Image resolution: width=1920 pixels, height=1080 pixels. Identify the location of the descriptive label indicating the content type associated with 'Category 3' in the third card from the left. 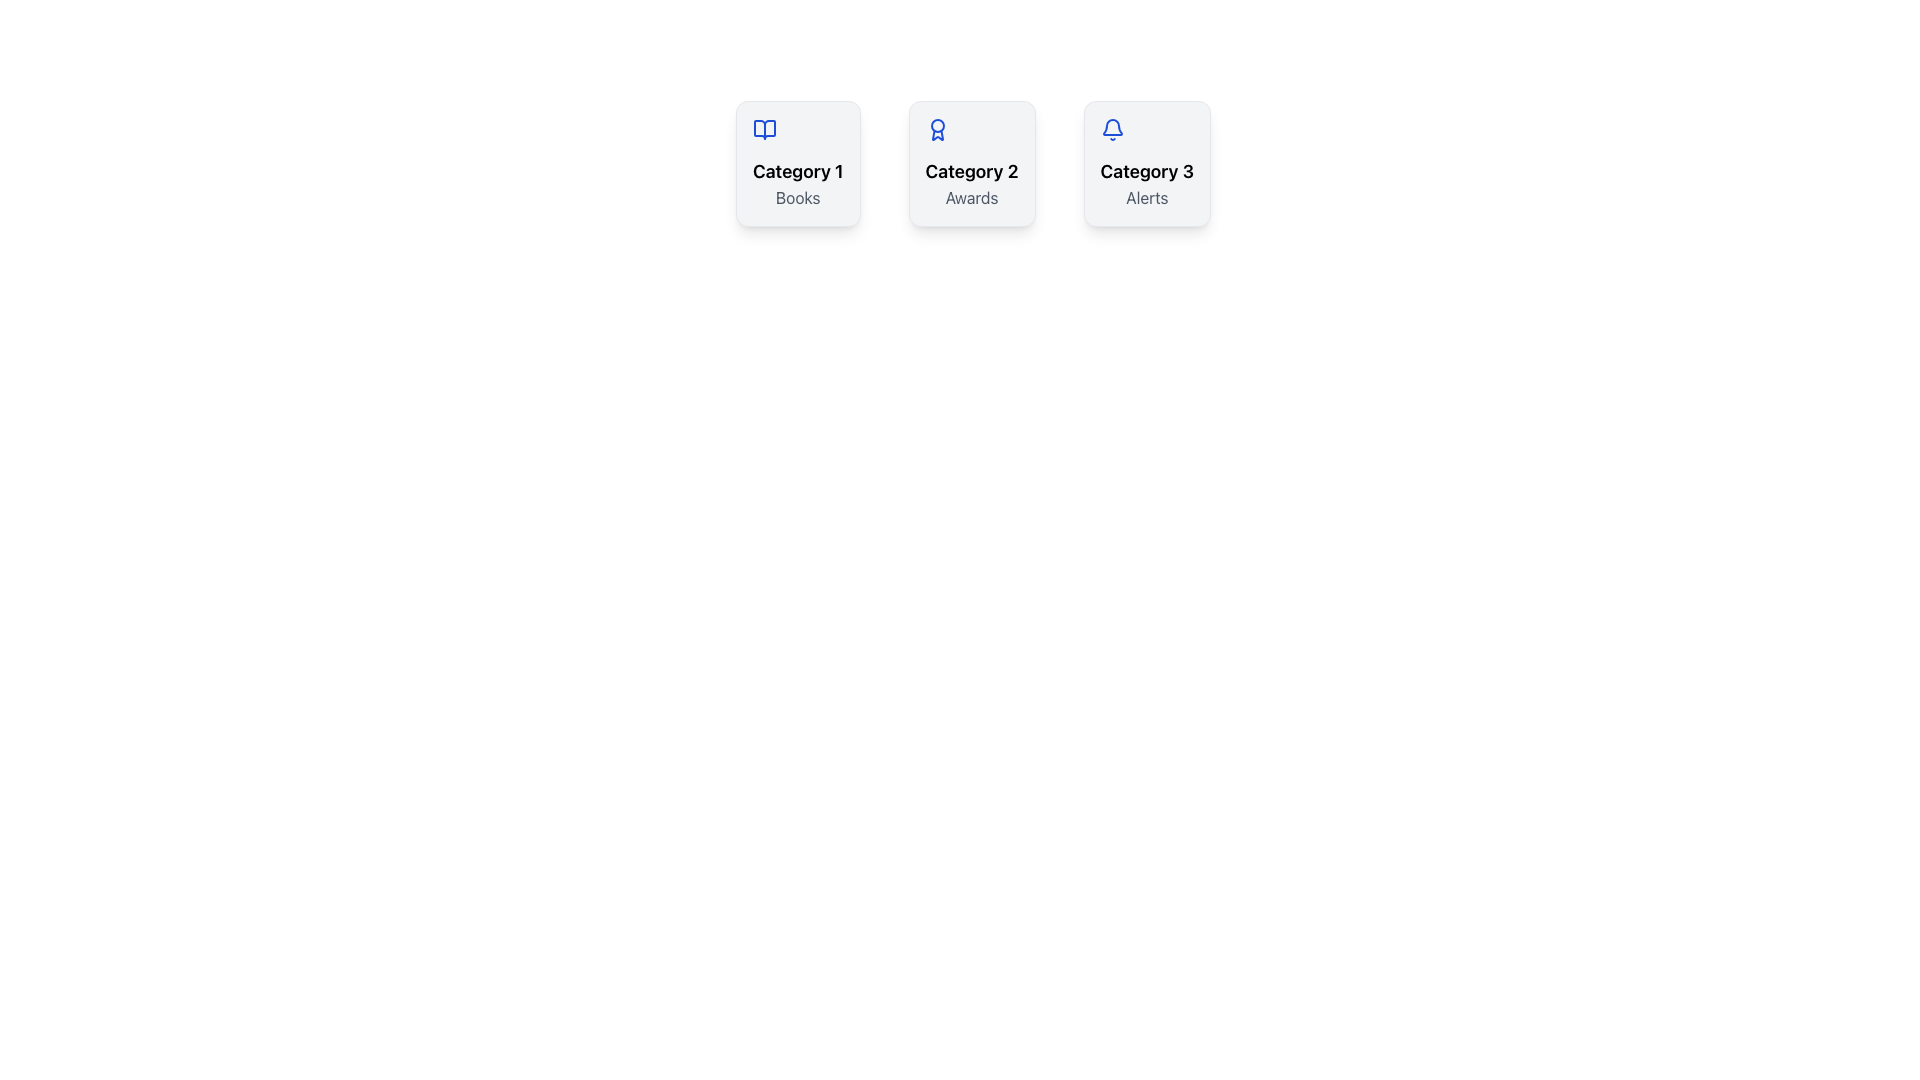
(1147, 197).